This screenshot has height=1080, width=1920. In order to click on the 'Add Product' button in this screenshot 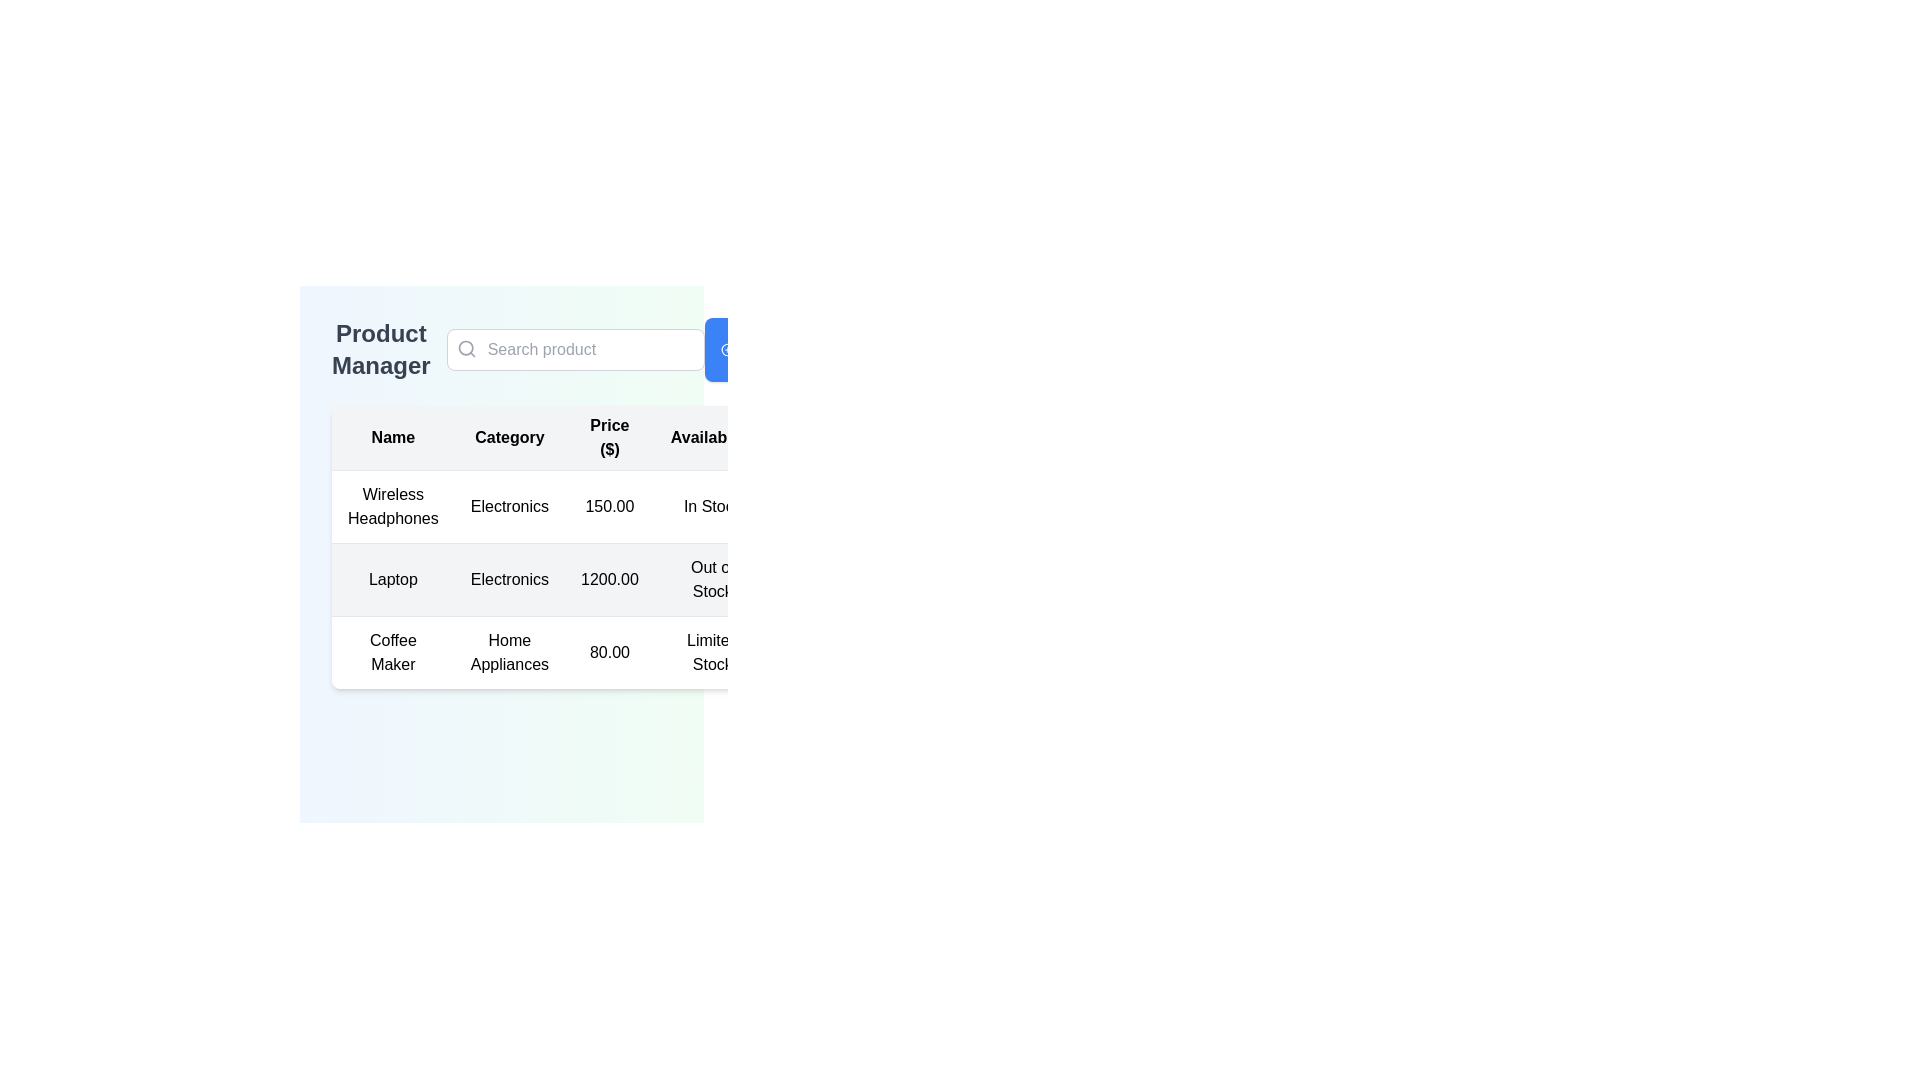, I will do `click(761, 349)`.